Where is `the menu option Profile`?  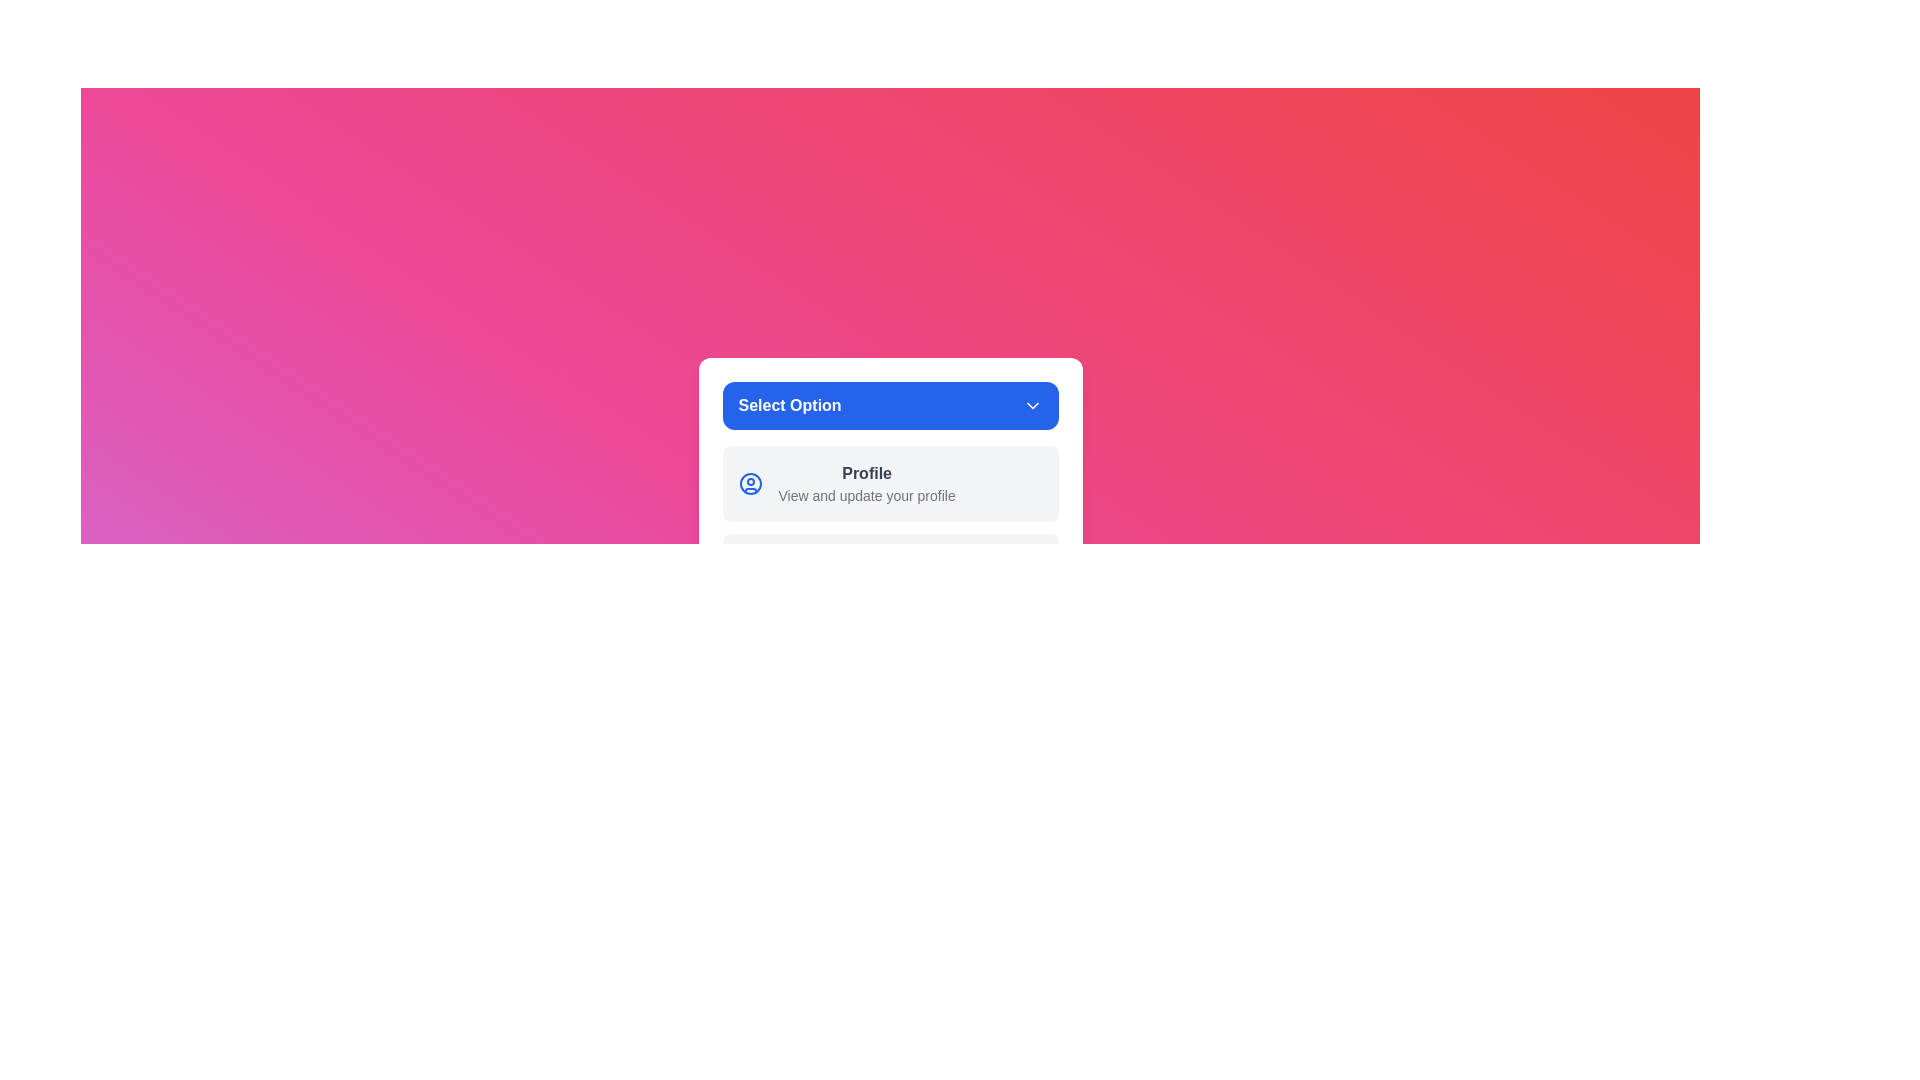
the menu option Profile is located at coordinates (889, 483).